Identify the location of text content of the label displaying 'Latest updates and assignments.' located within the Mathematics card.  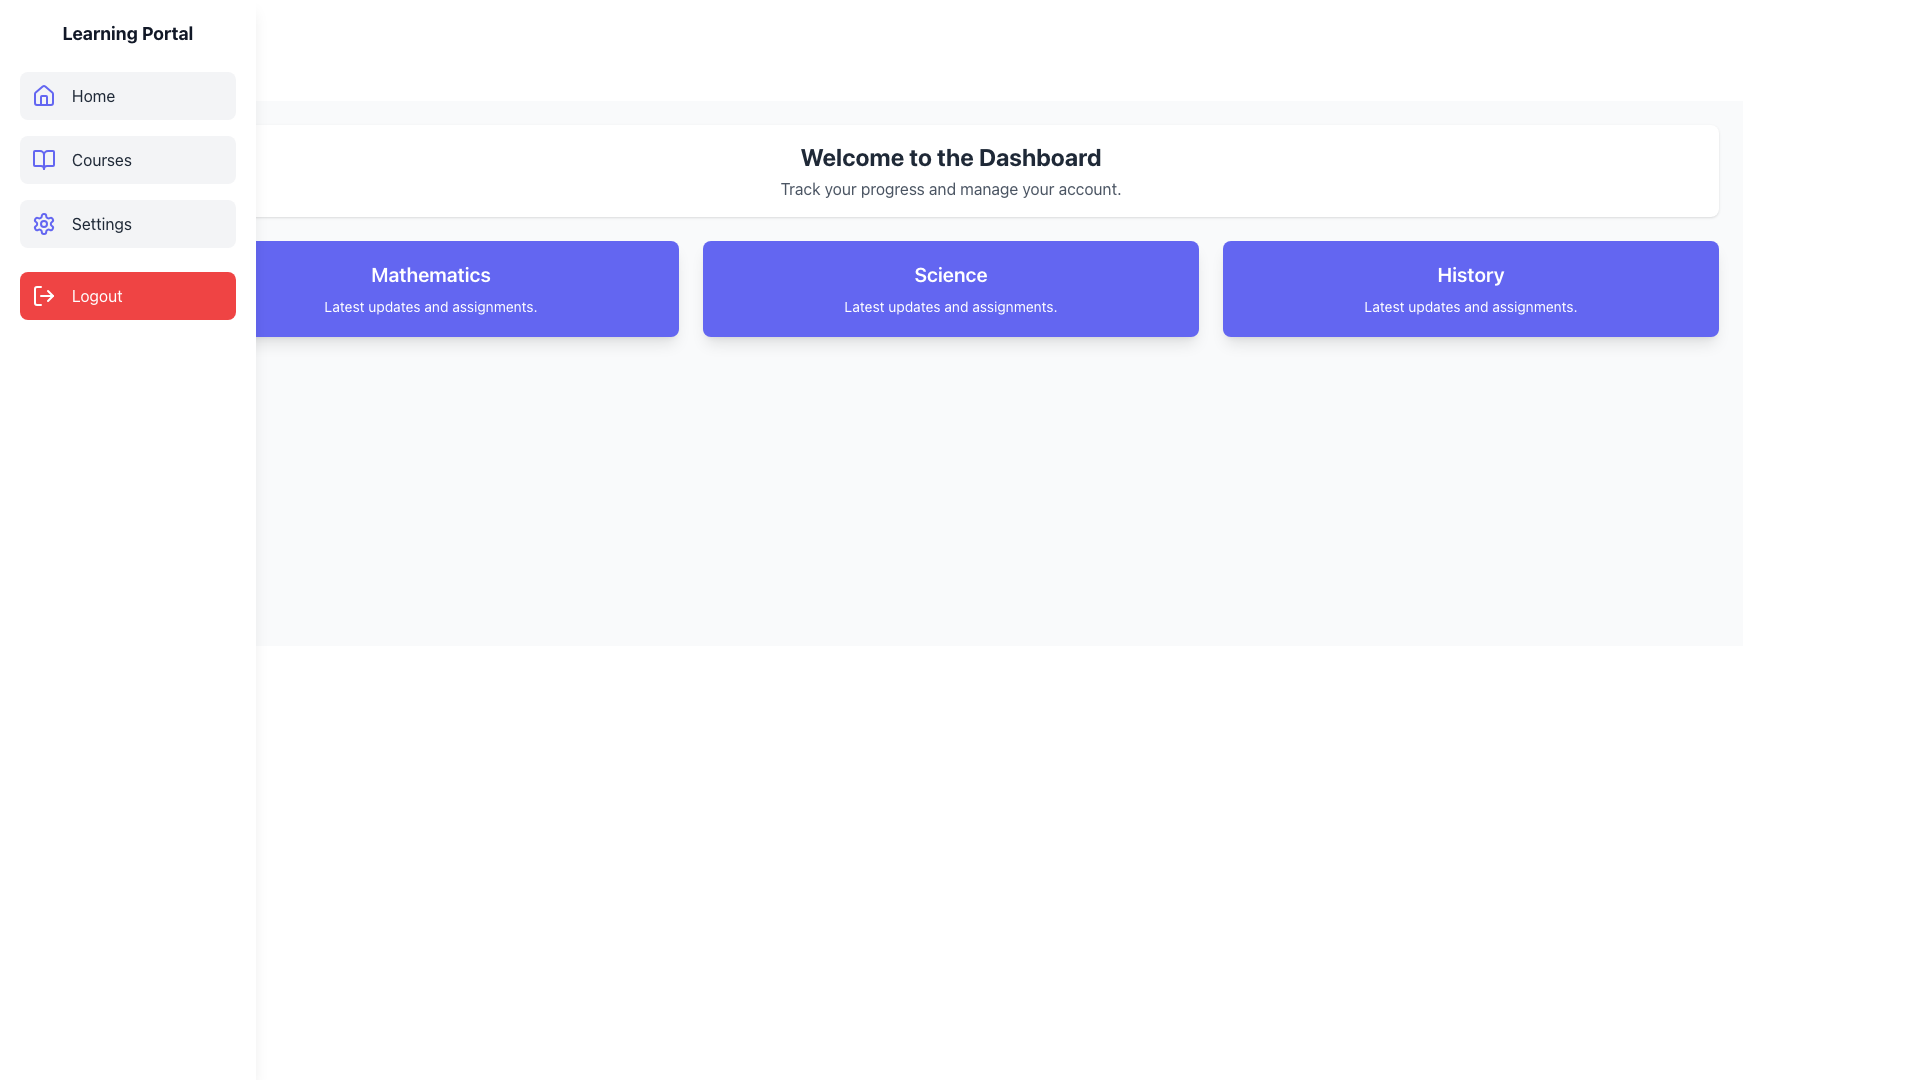
(430, 307).